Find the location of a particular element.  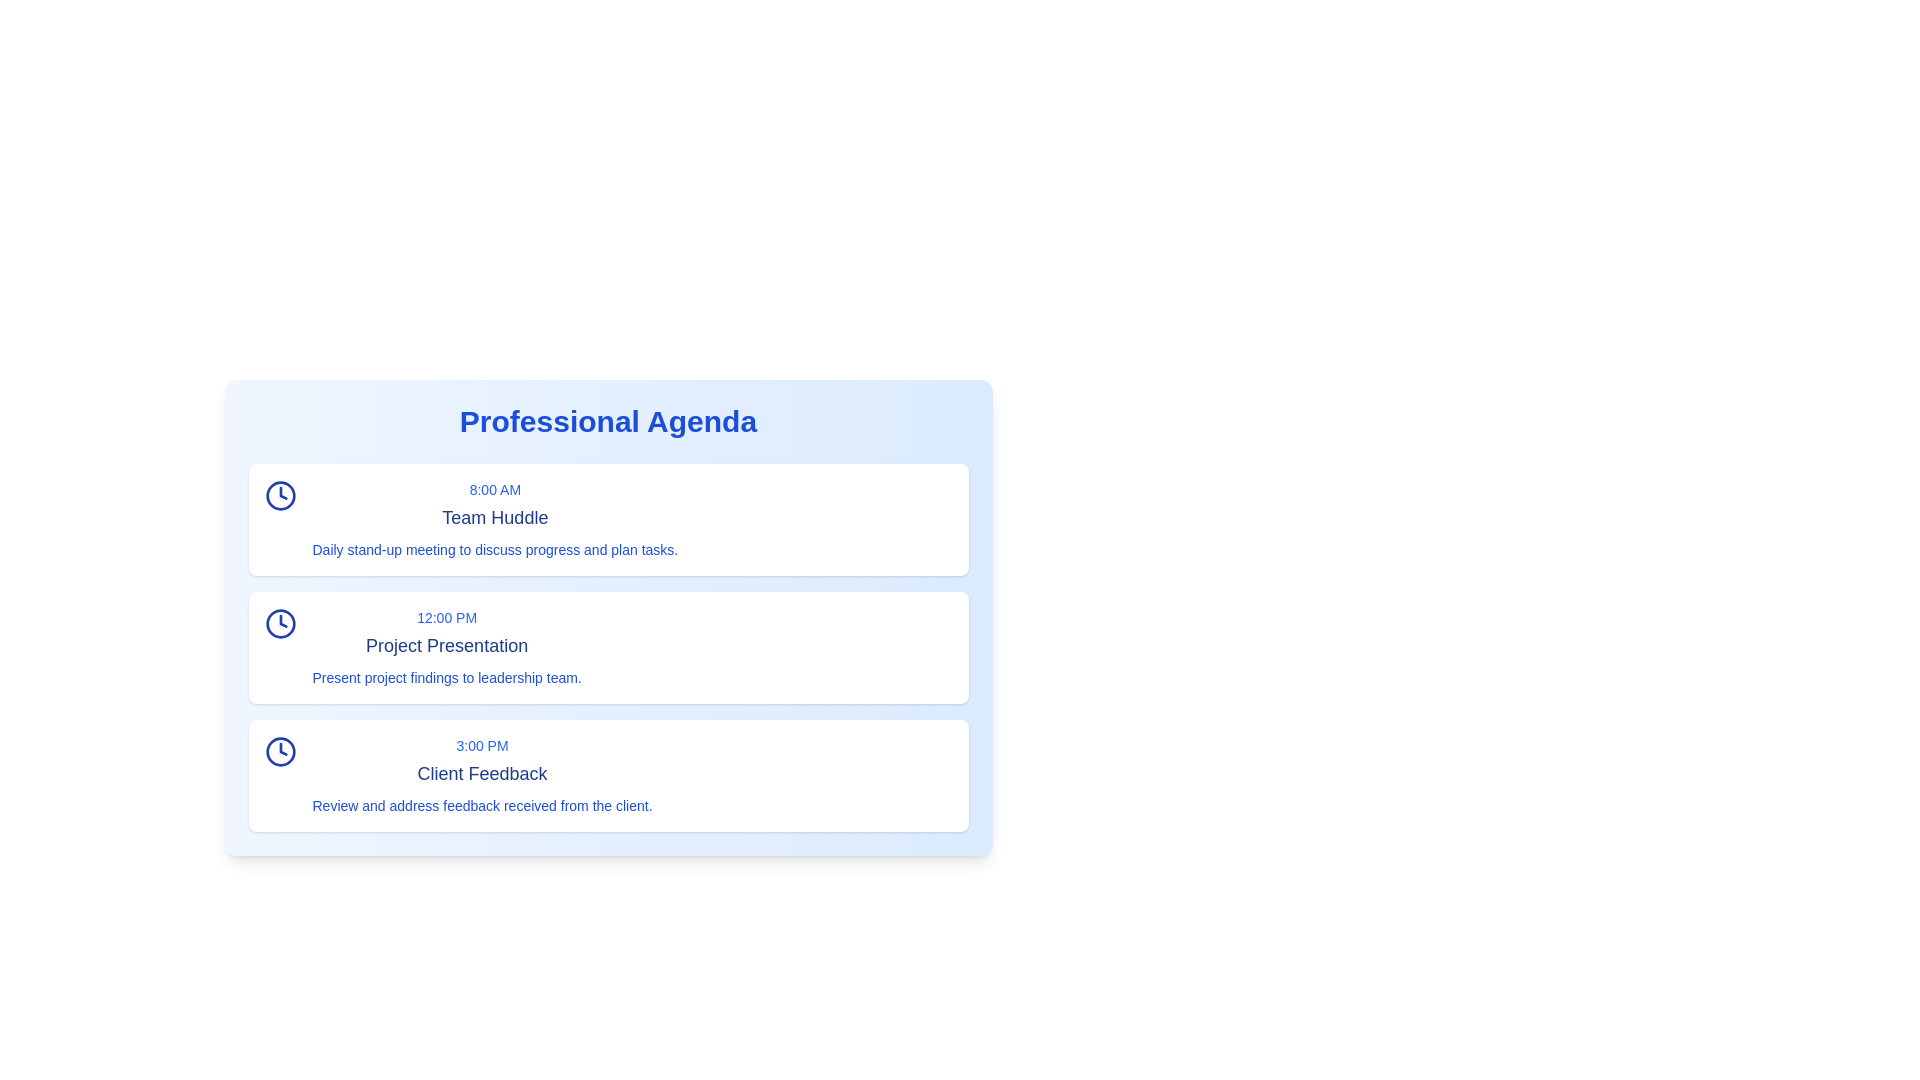

the header or title text element that indicates the content of the agenda item, located below the timestamp '3:00 PM' and above the descriptive text is located at coordinates (482, 773).